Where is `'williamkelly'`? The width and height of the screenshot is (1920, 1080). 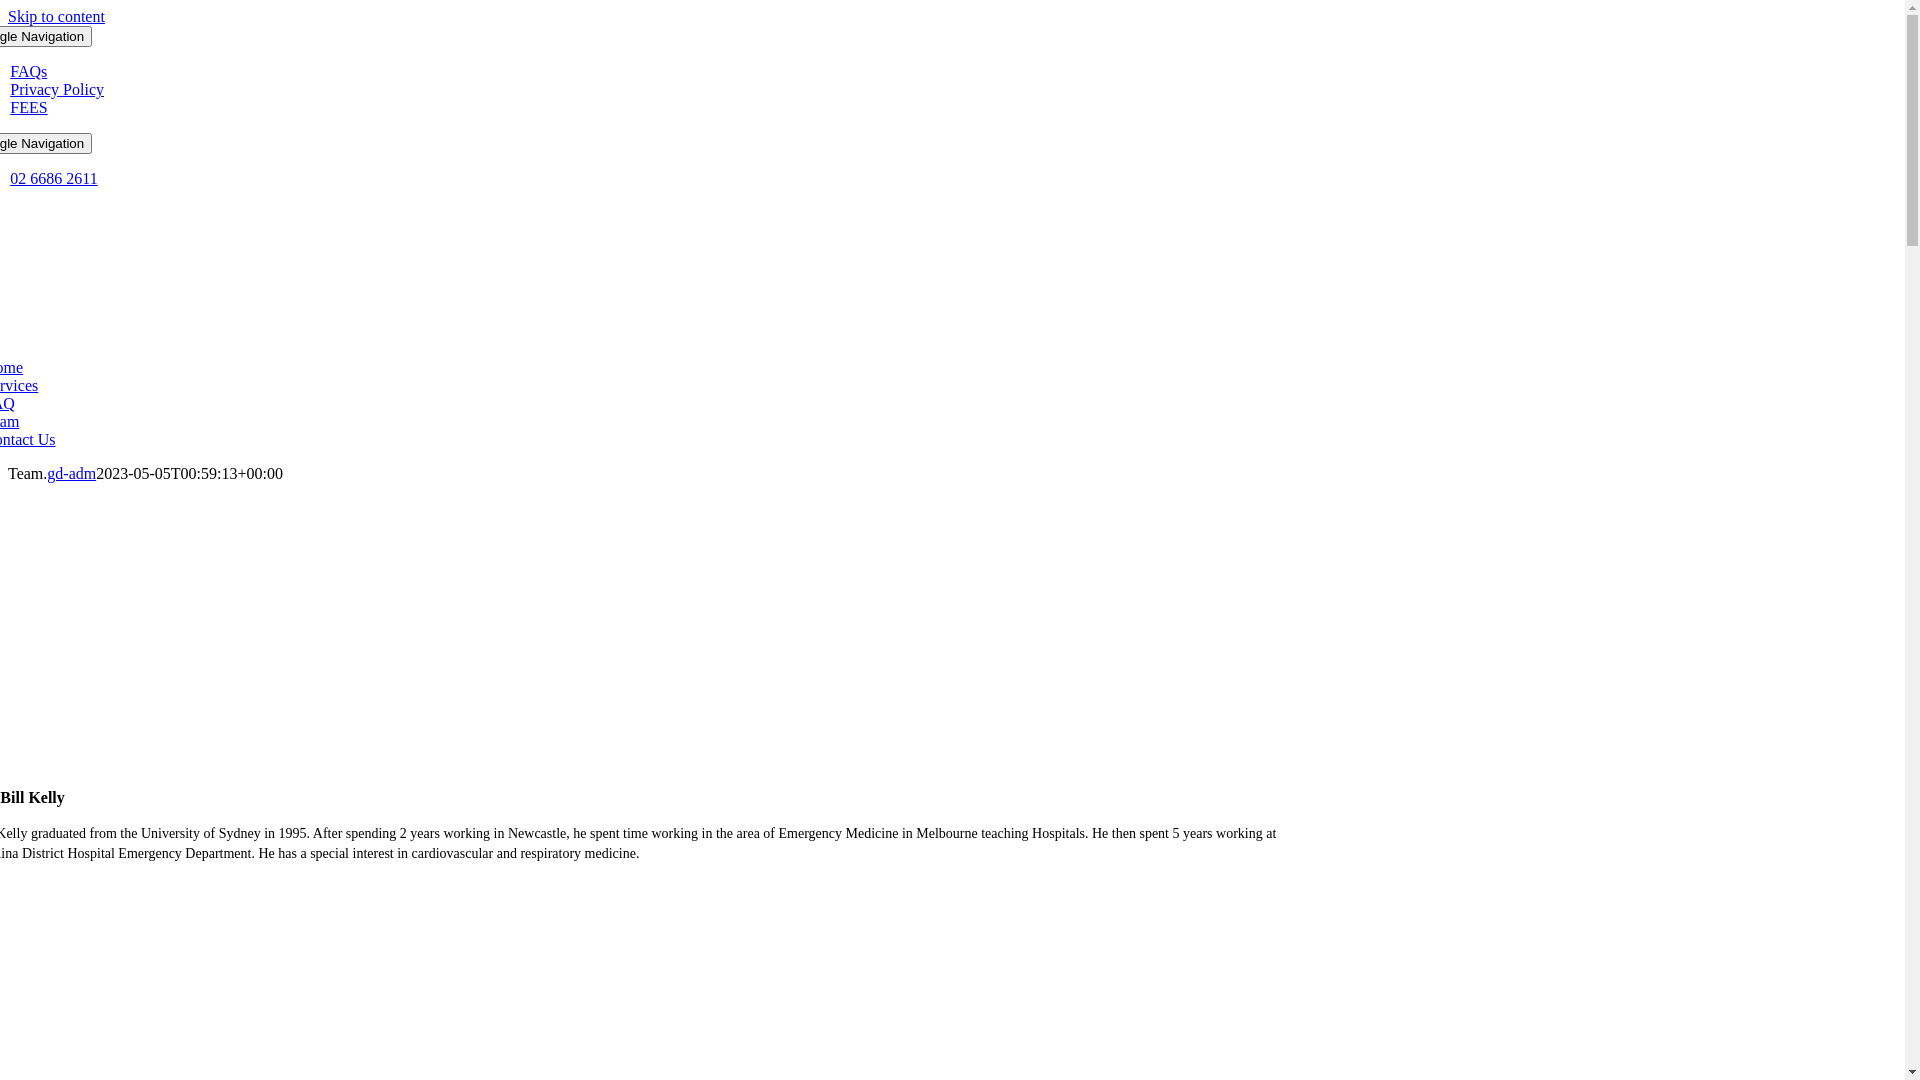
'williamkelly' is located at coordinates (637, 632).